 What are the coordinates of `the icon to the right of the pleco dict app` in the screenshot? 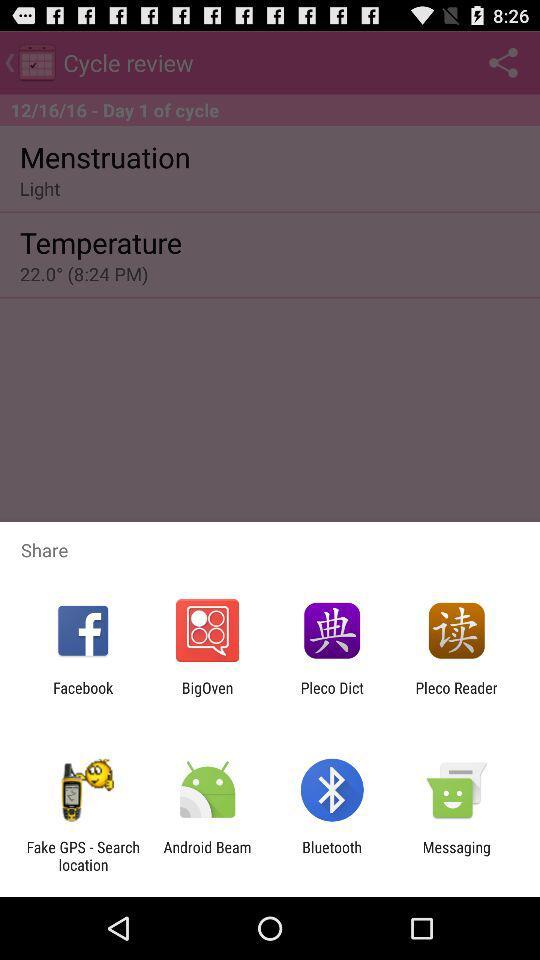 It's located at (456, 696).